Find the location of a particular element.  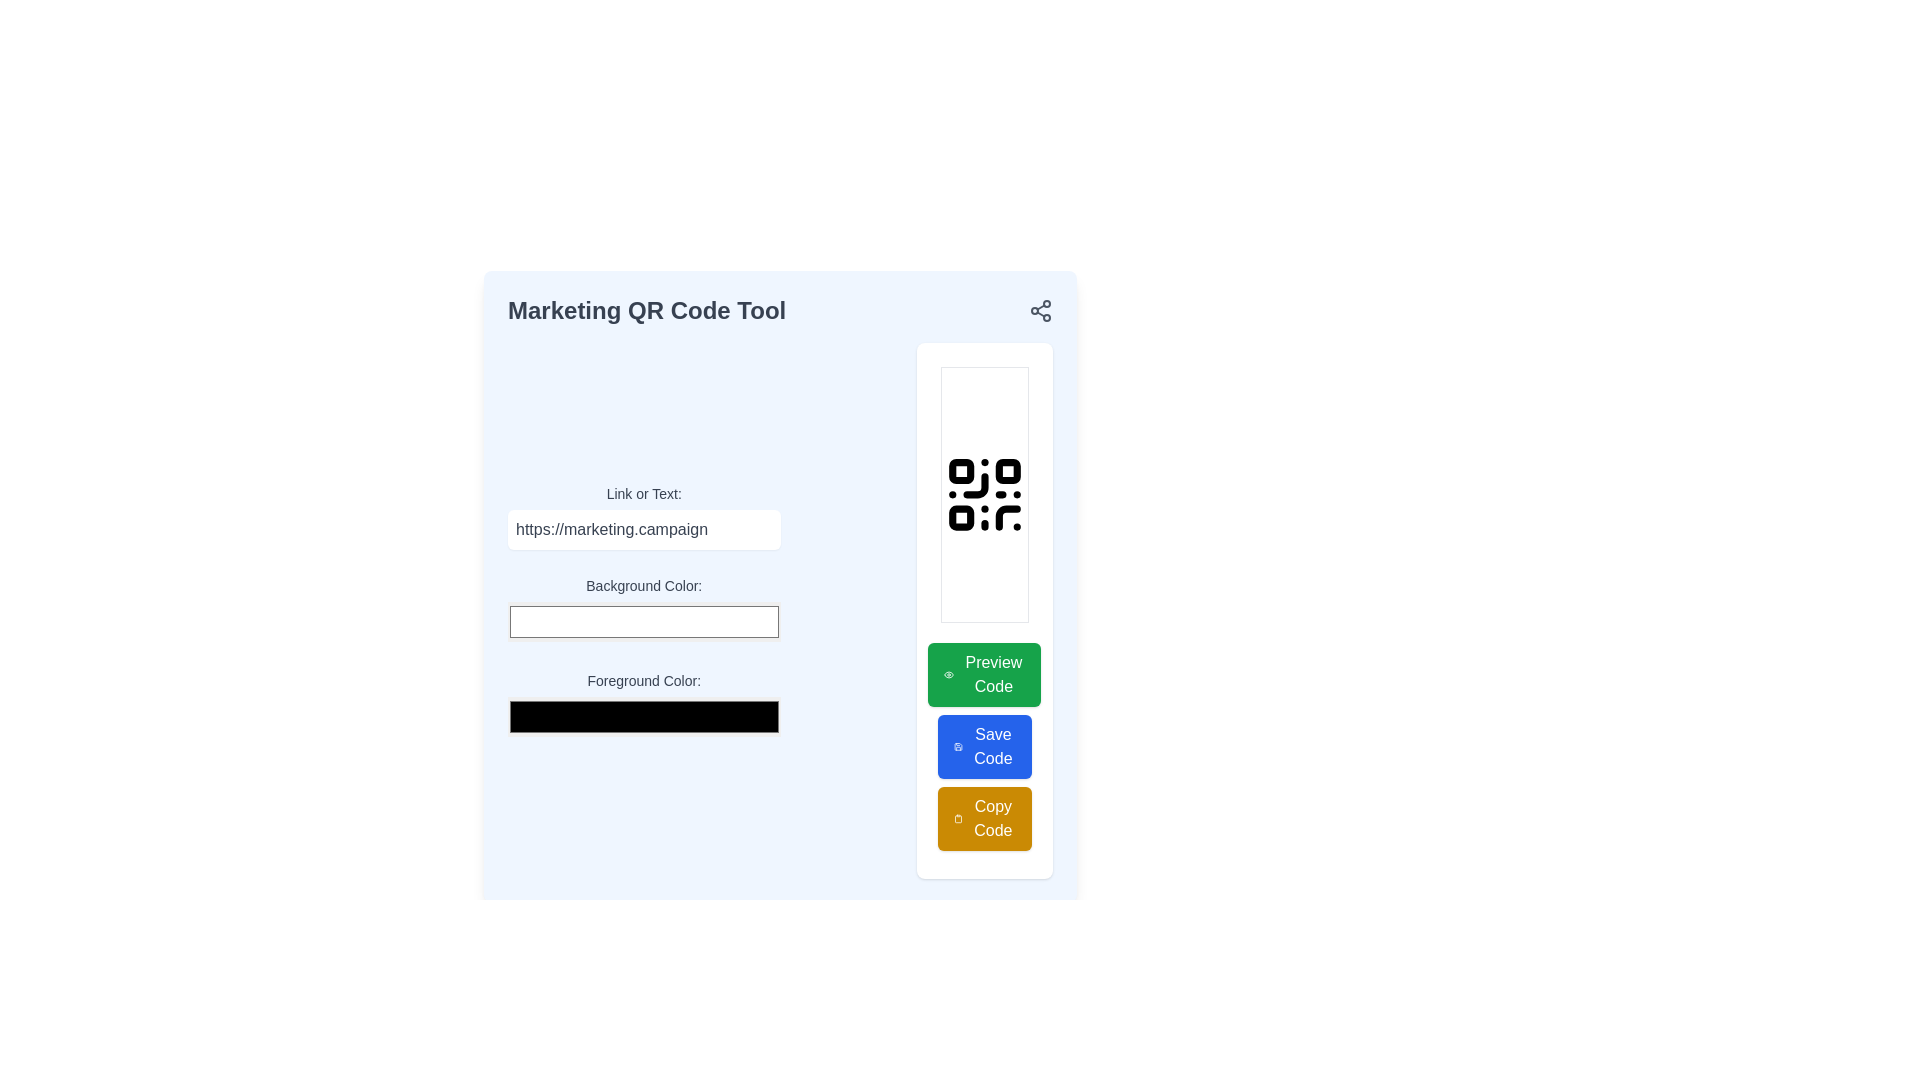

the Color input box located beneath the 'Foreground Color:' label by navigating via keyboard is located at coordinates (644, 716).